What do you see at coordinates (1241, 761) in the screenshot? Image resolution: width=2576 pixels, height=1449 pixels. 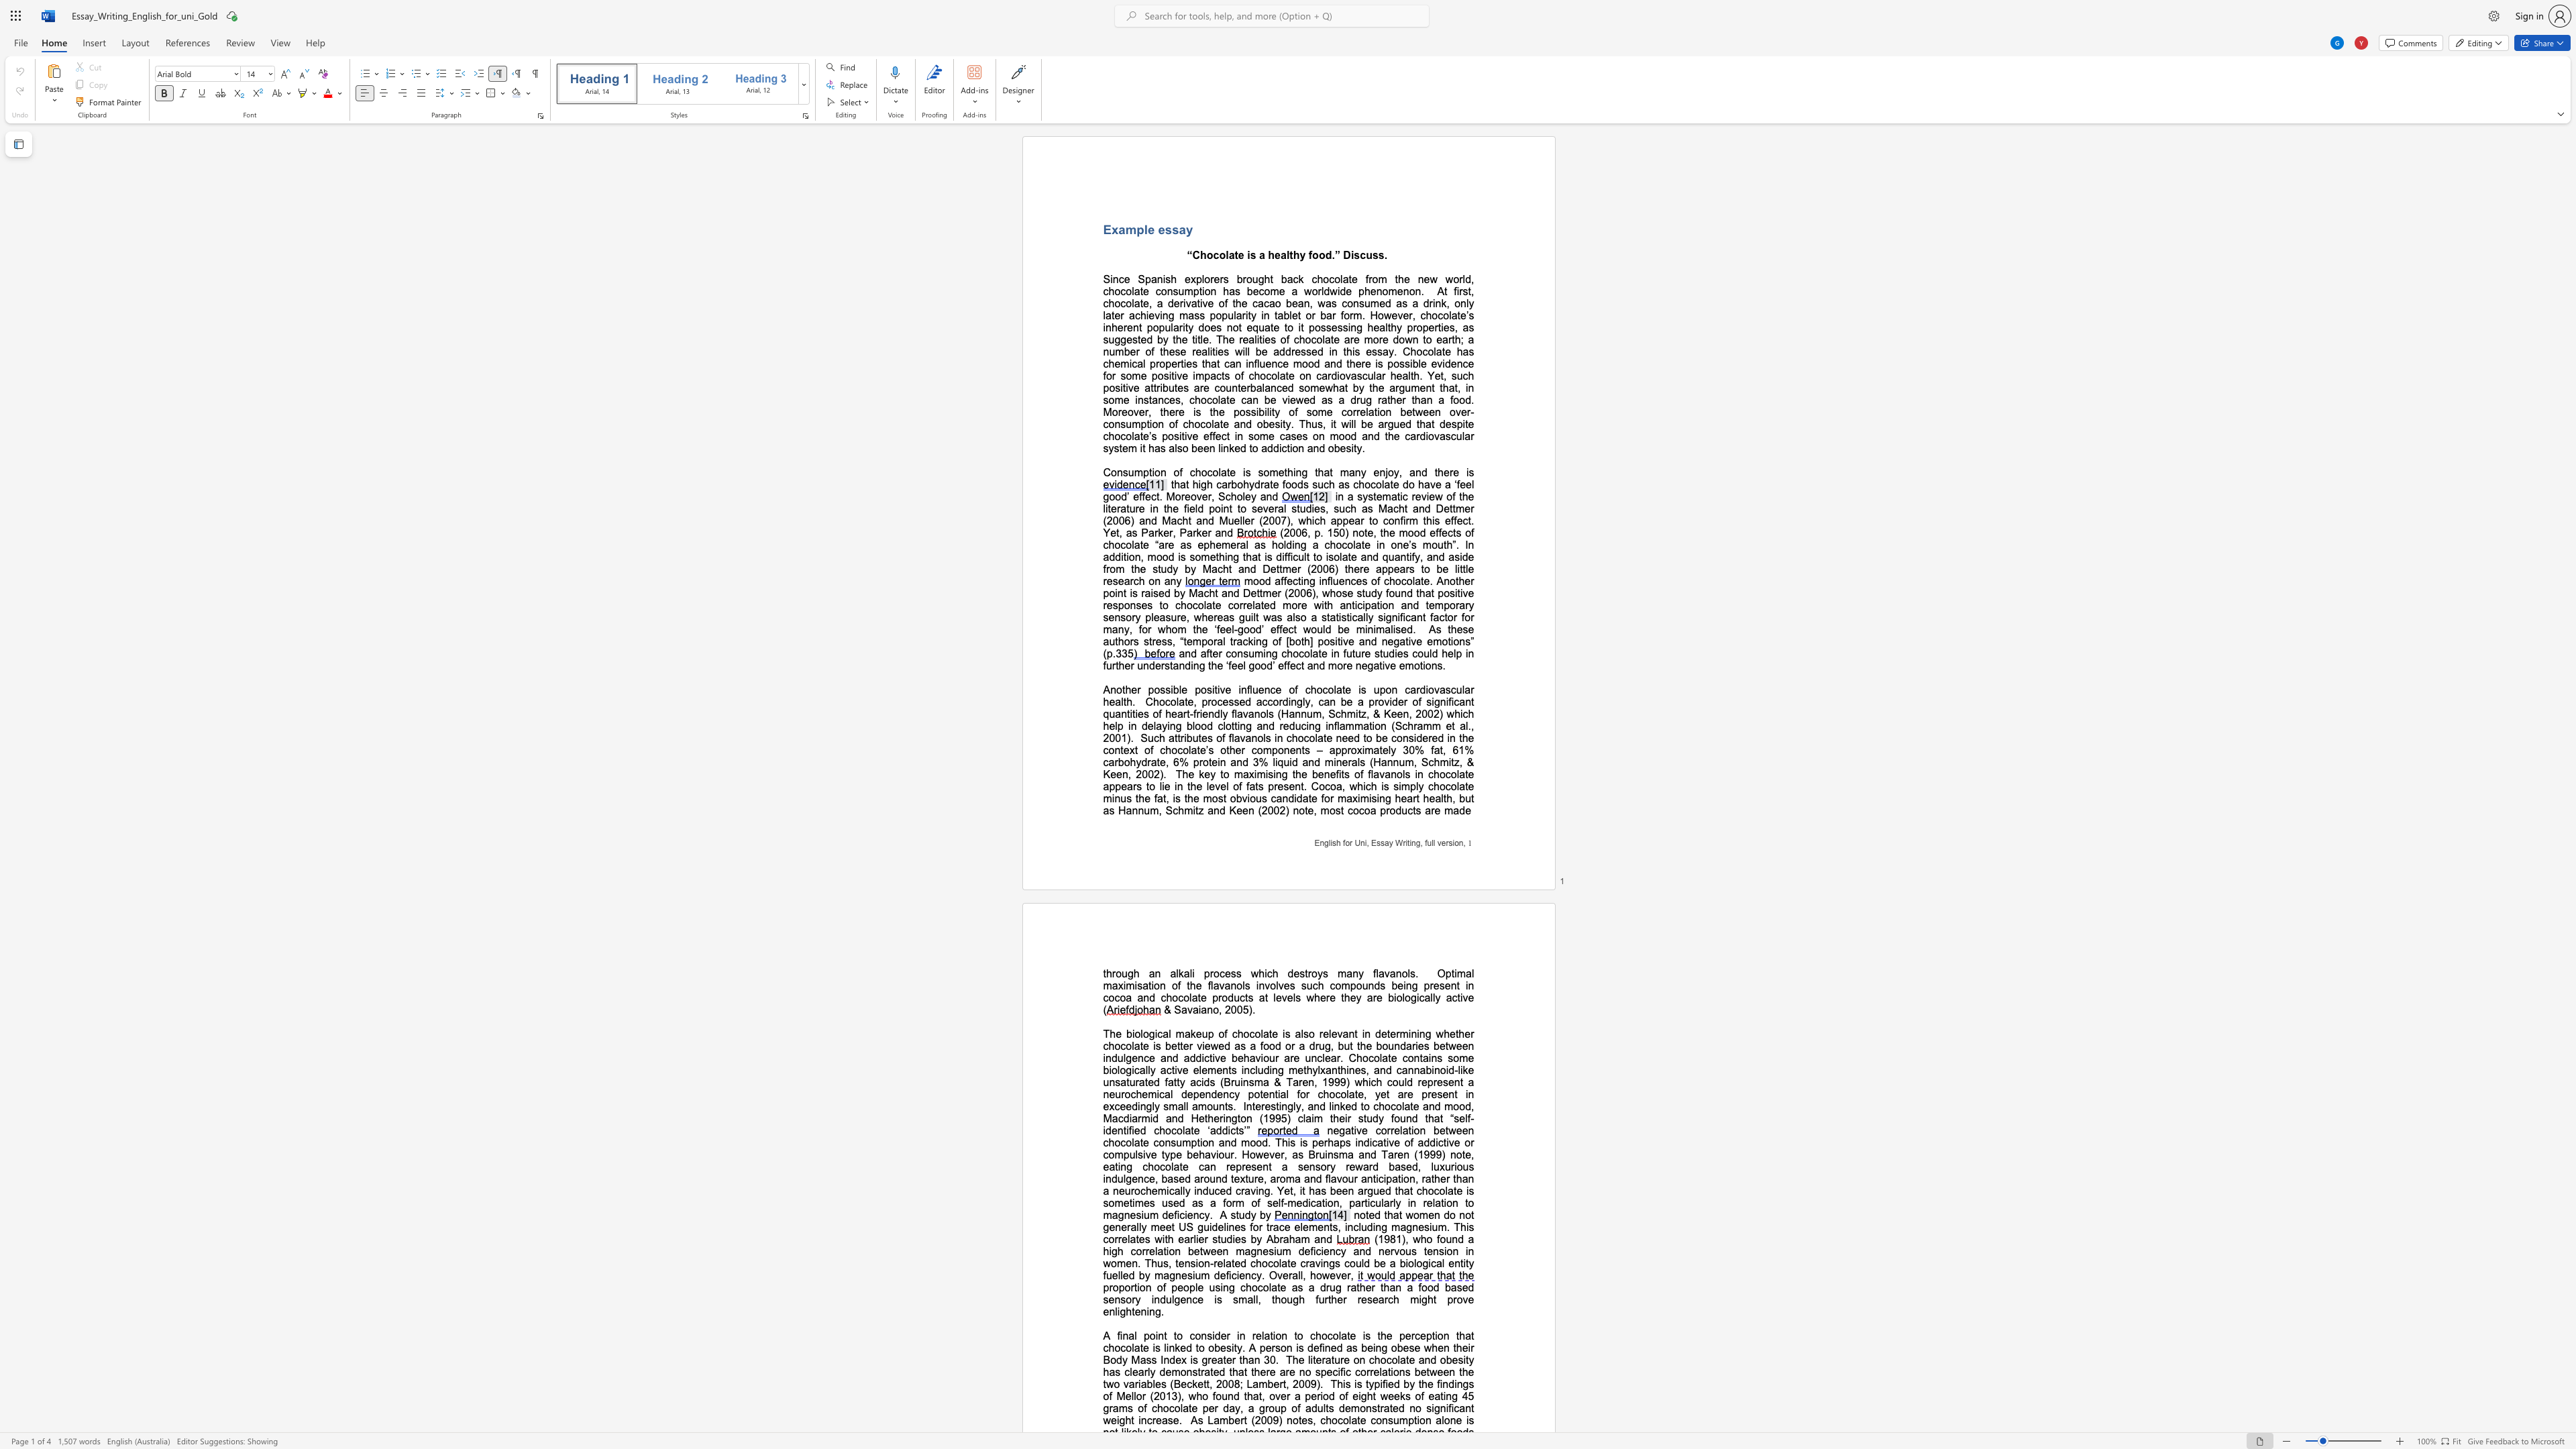 I see `the subset text "d 3% liquid an" within the text "Such attributes of flavanols in chocolate need to be considered in the context of chocolate’s other components – approximately 30% fat, 61% carbohydrate, 6% protein and 3% liquid and minerals (Hannum, Schmitz, & Keen, 2002)"` at bounding box center [1241, 761].